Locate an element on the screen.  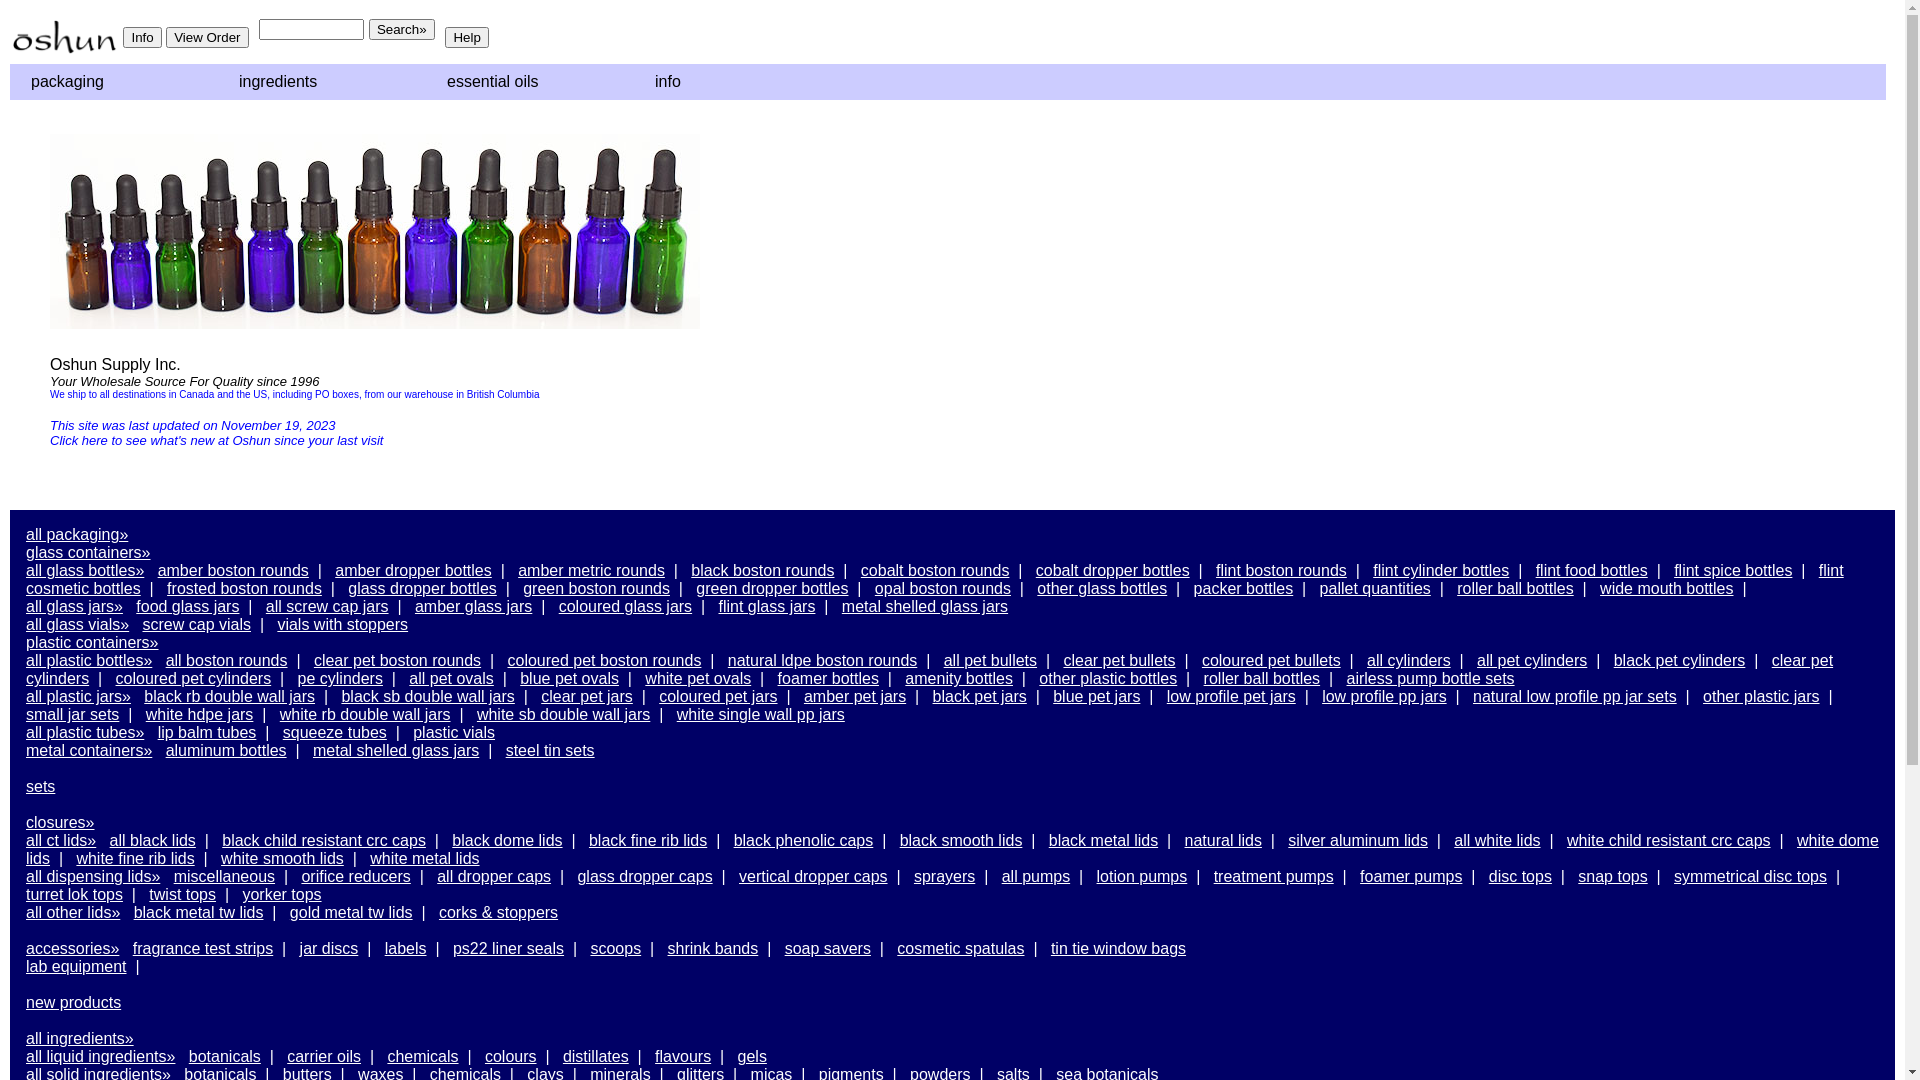
'turret lok tops' is located at coordinates (25, 893).